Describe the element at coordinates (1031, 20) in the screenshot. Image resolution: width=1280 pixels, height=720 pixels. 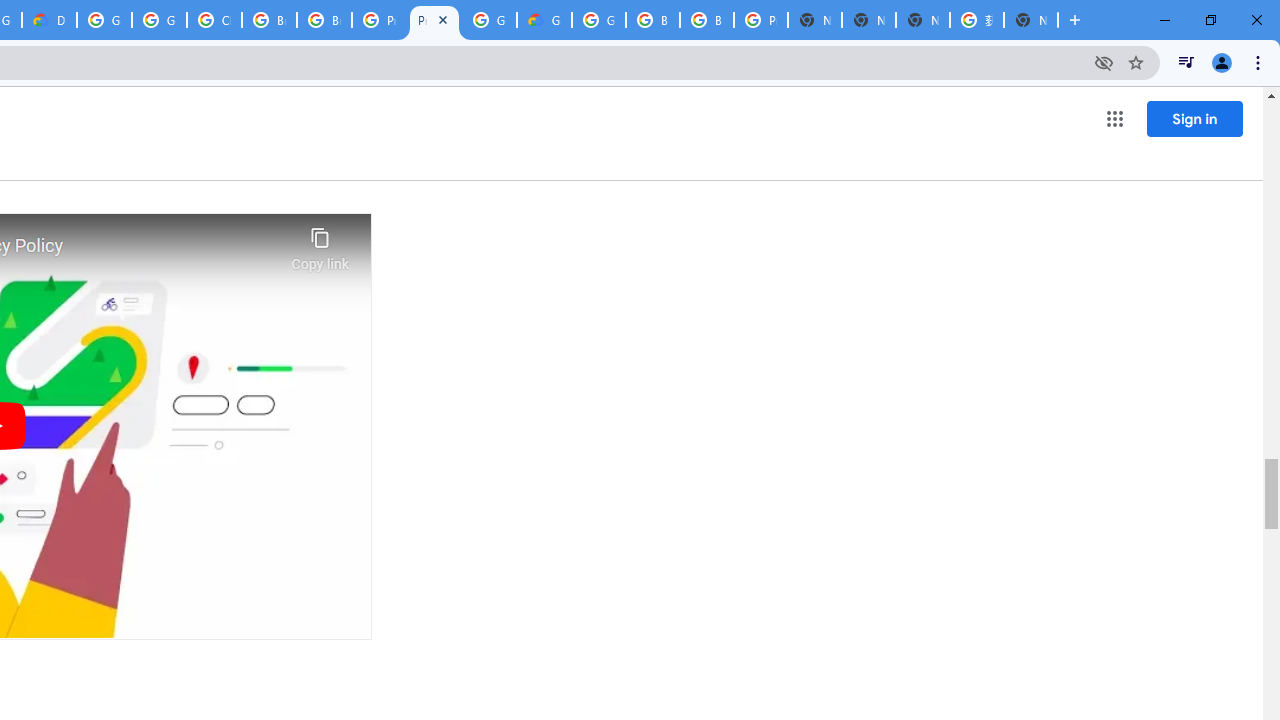
I see `'New Tab'` at that location.